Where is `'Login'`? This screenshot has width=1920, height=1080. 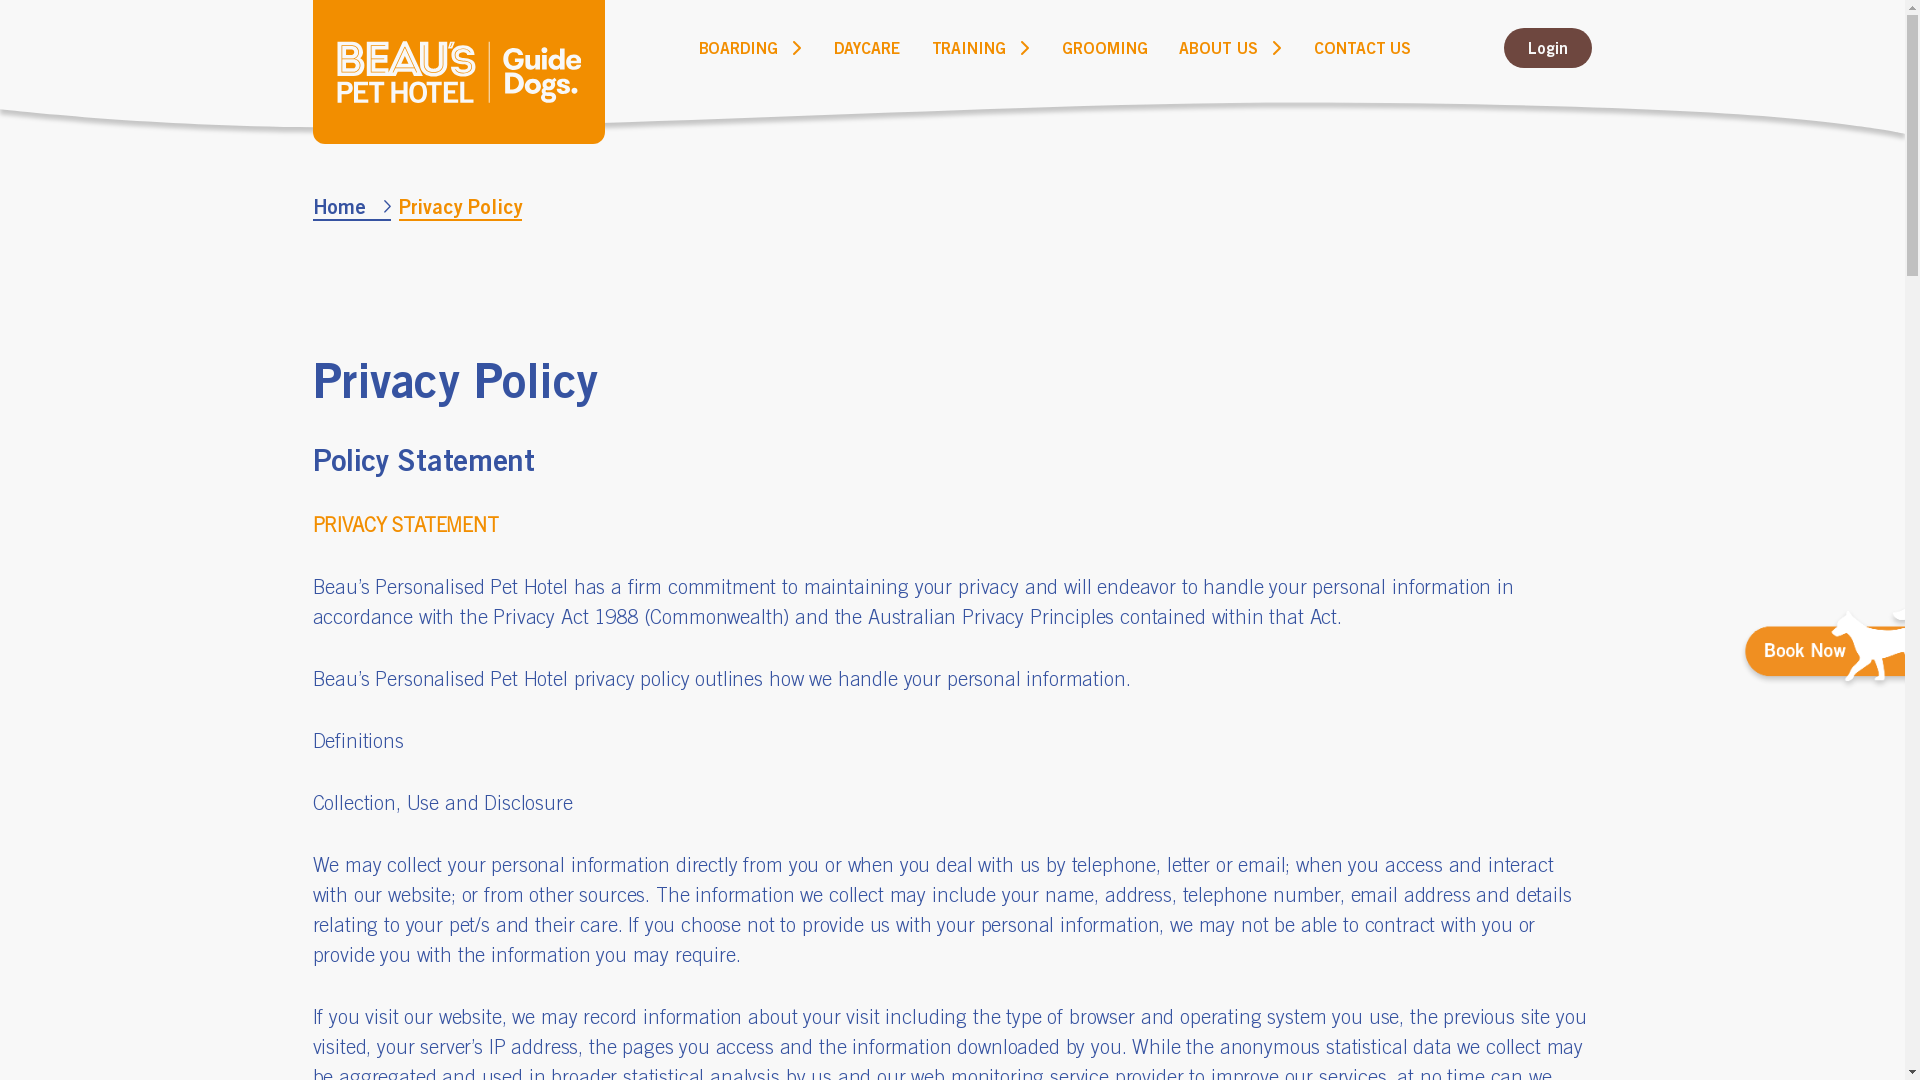
'Login' is located at coordinates (1547, 46).